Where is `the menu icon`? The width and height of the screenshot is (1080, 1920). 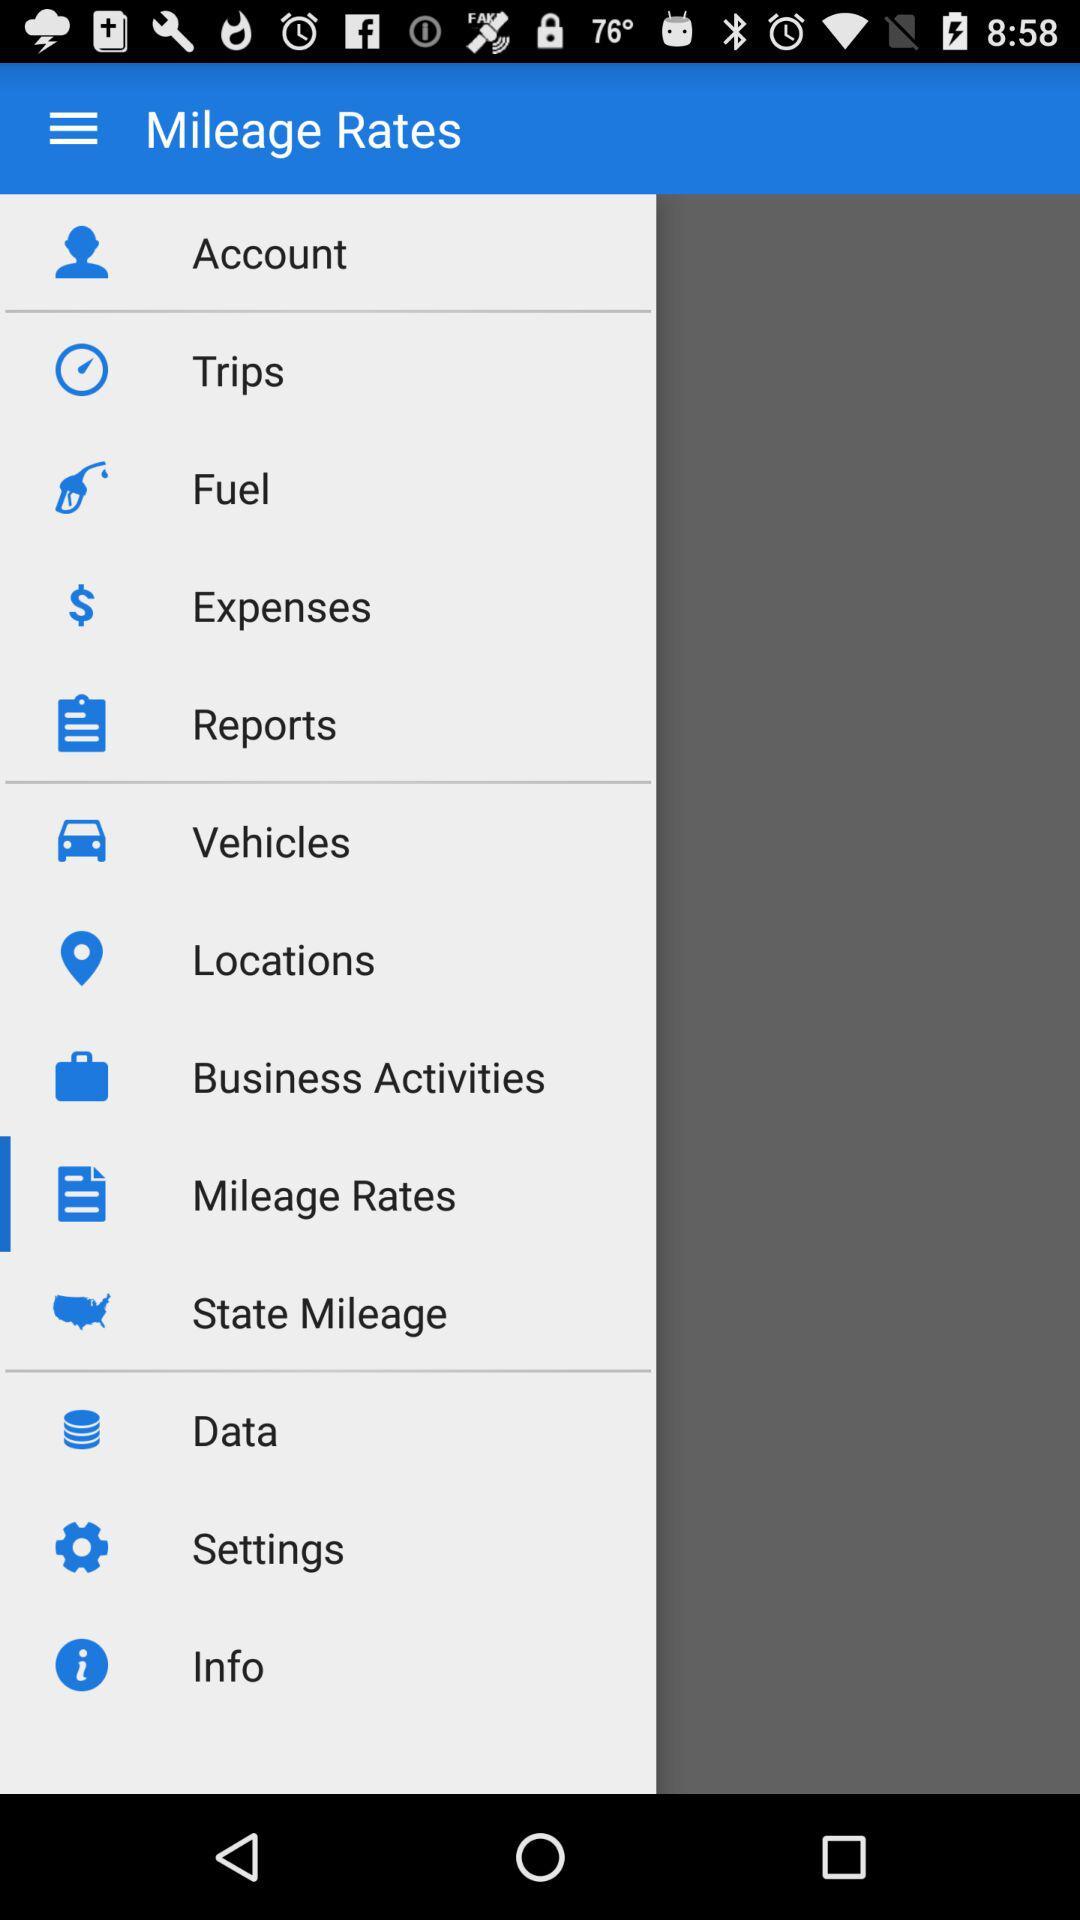
the menu icon is located at coordinates (72, 136).